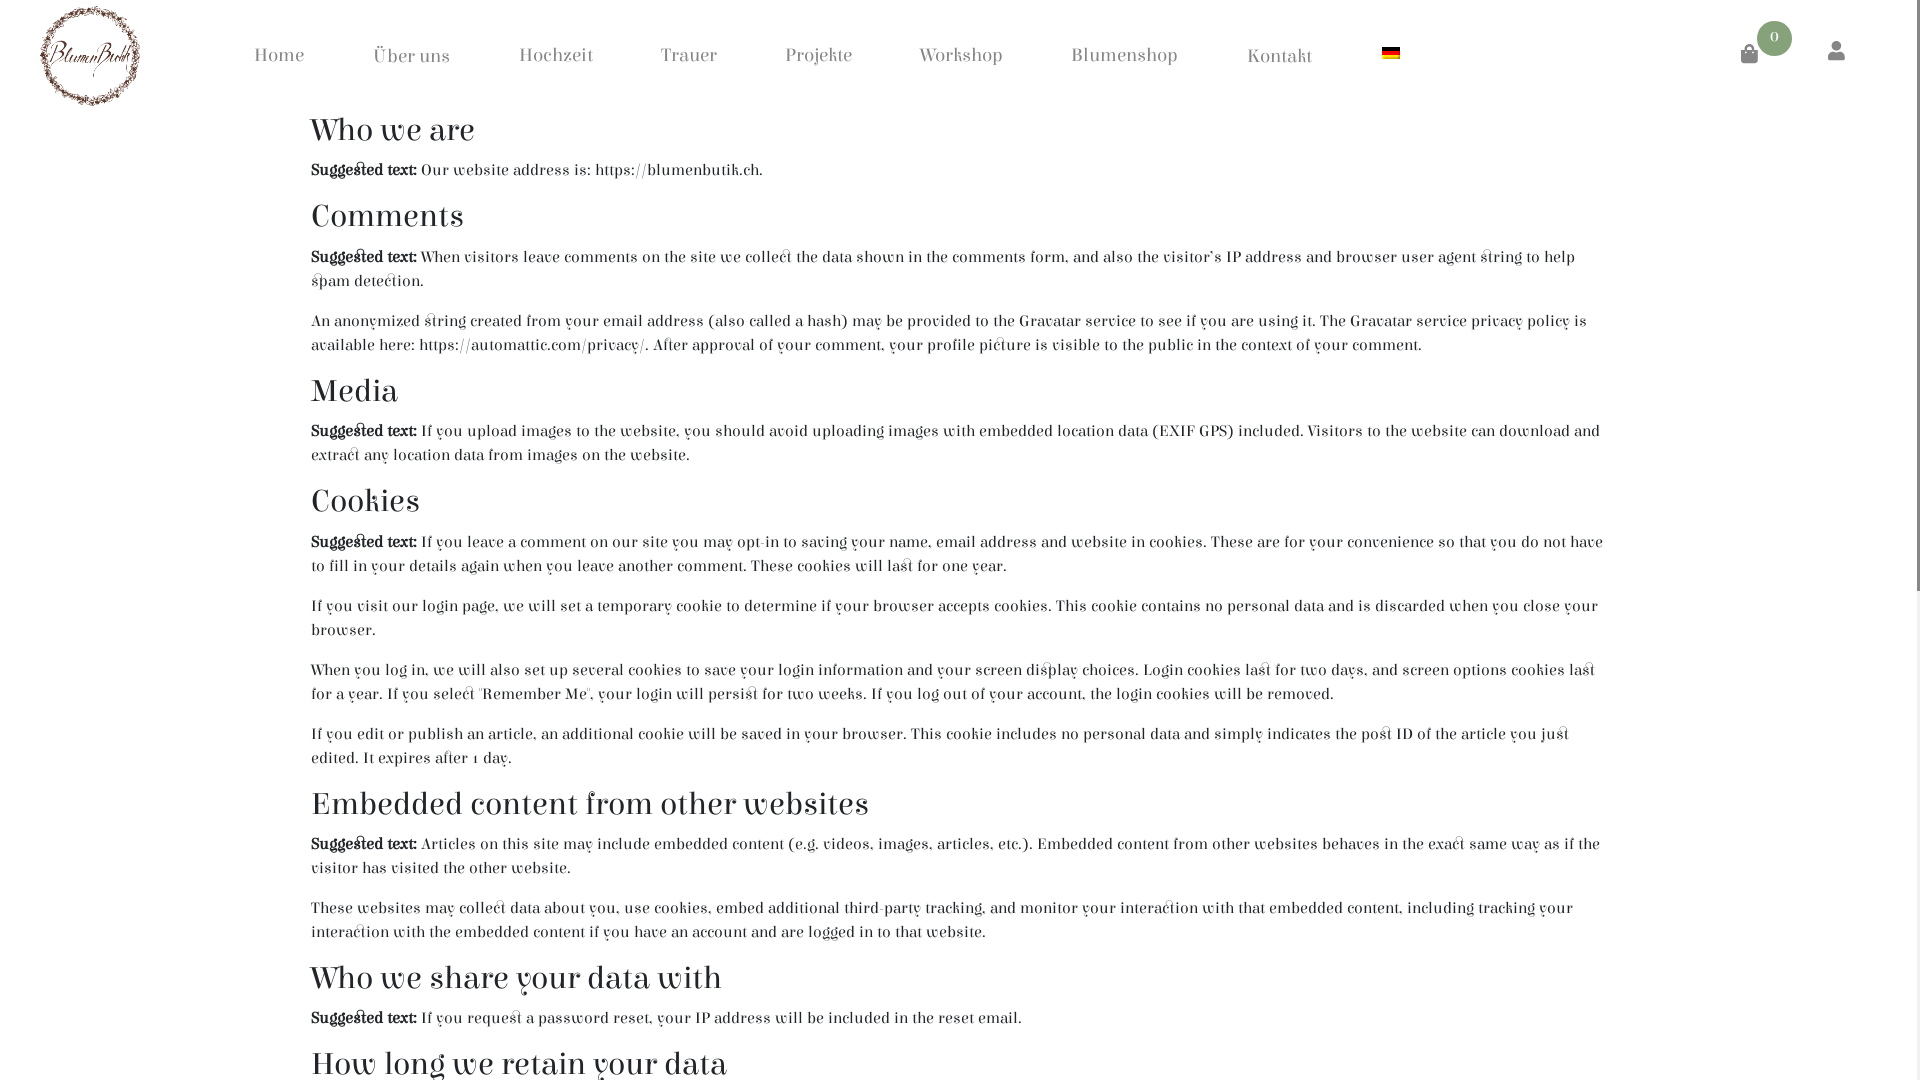 This screenshot has height=1080, width=1920. I want to click on 'Kontakt', so click(1278, 55).